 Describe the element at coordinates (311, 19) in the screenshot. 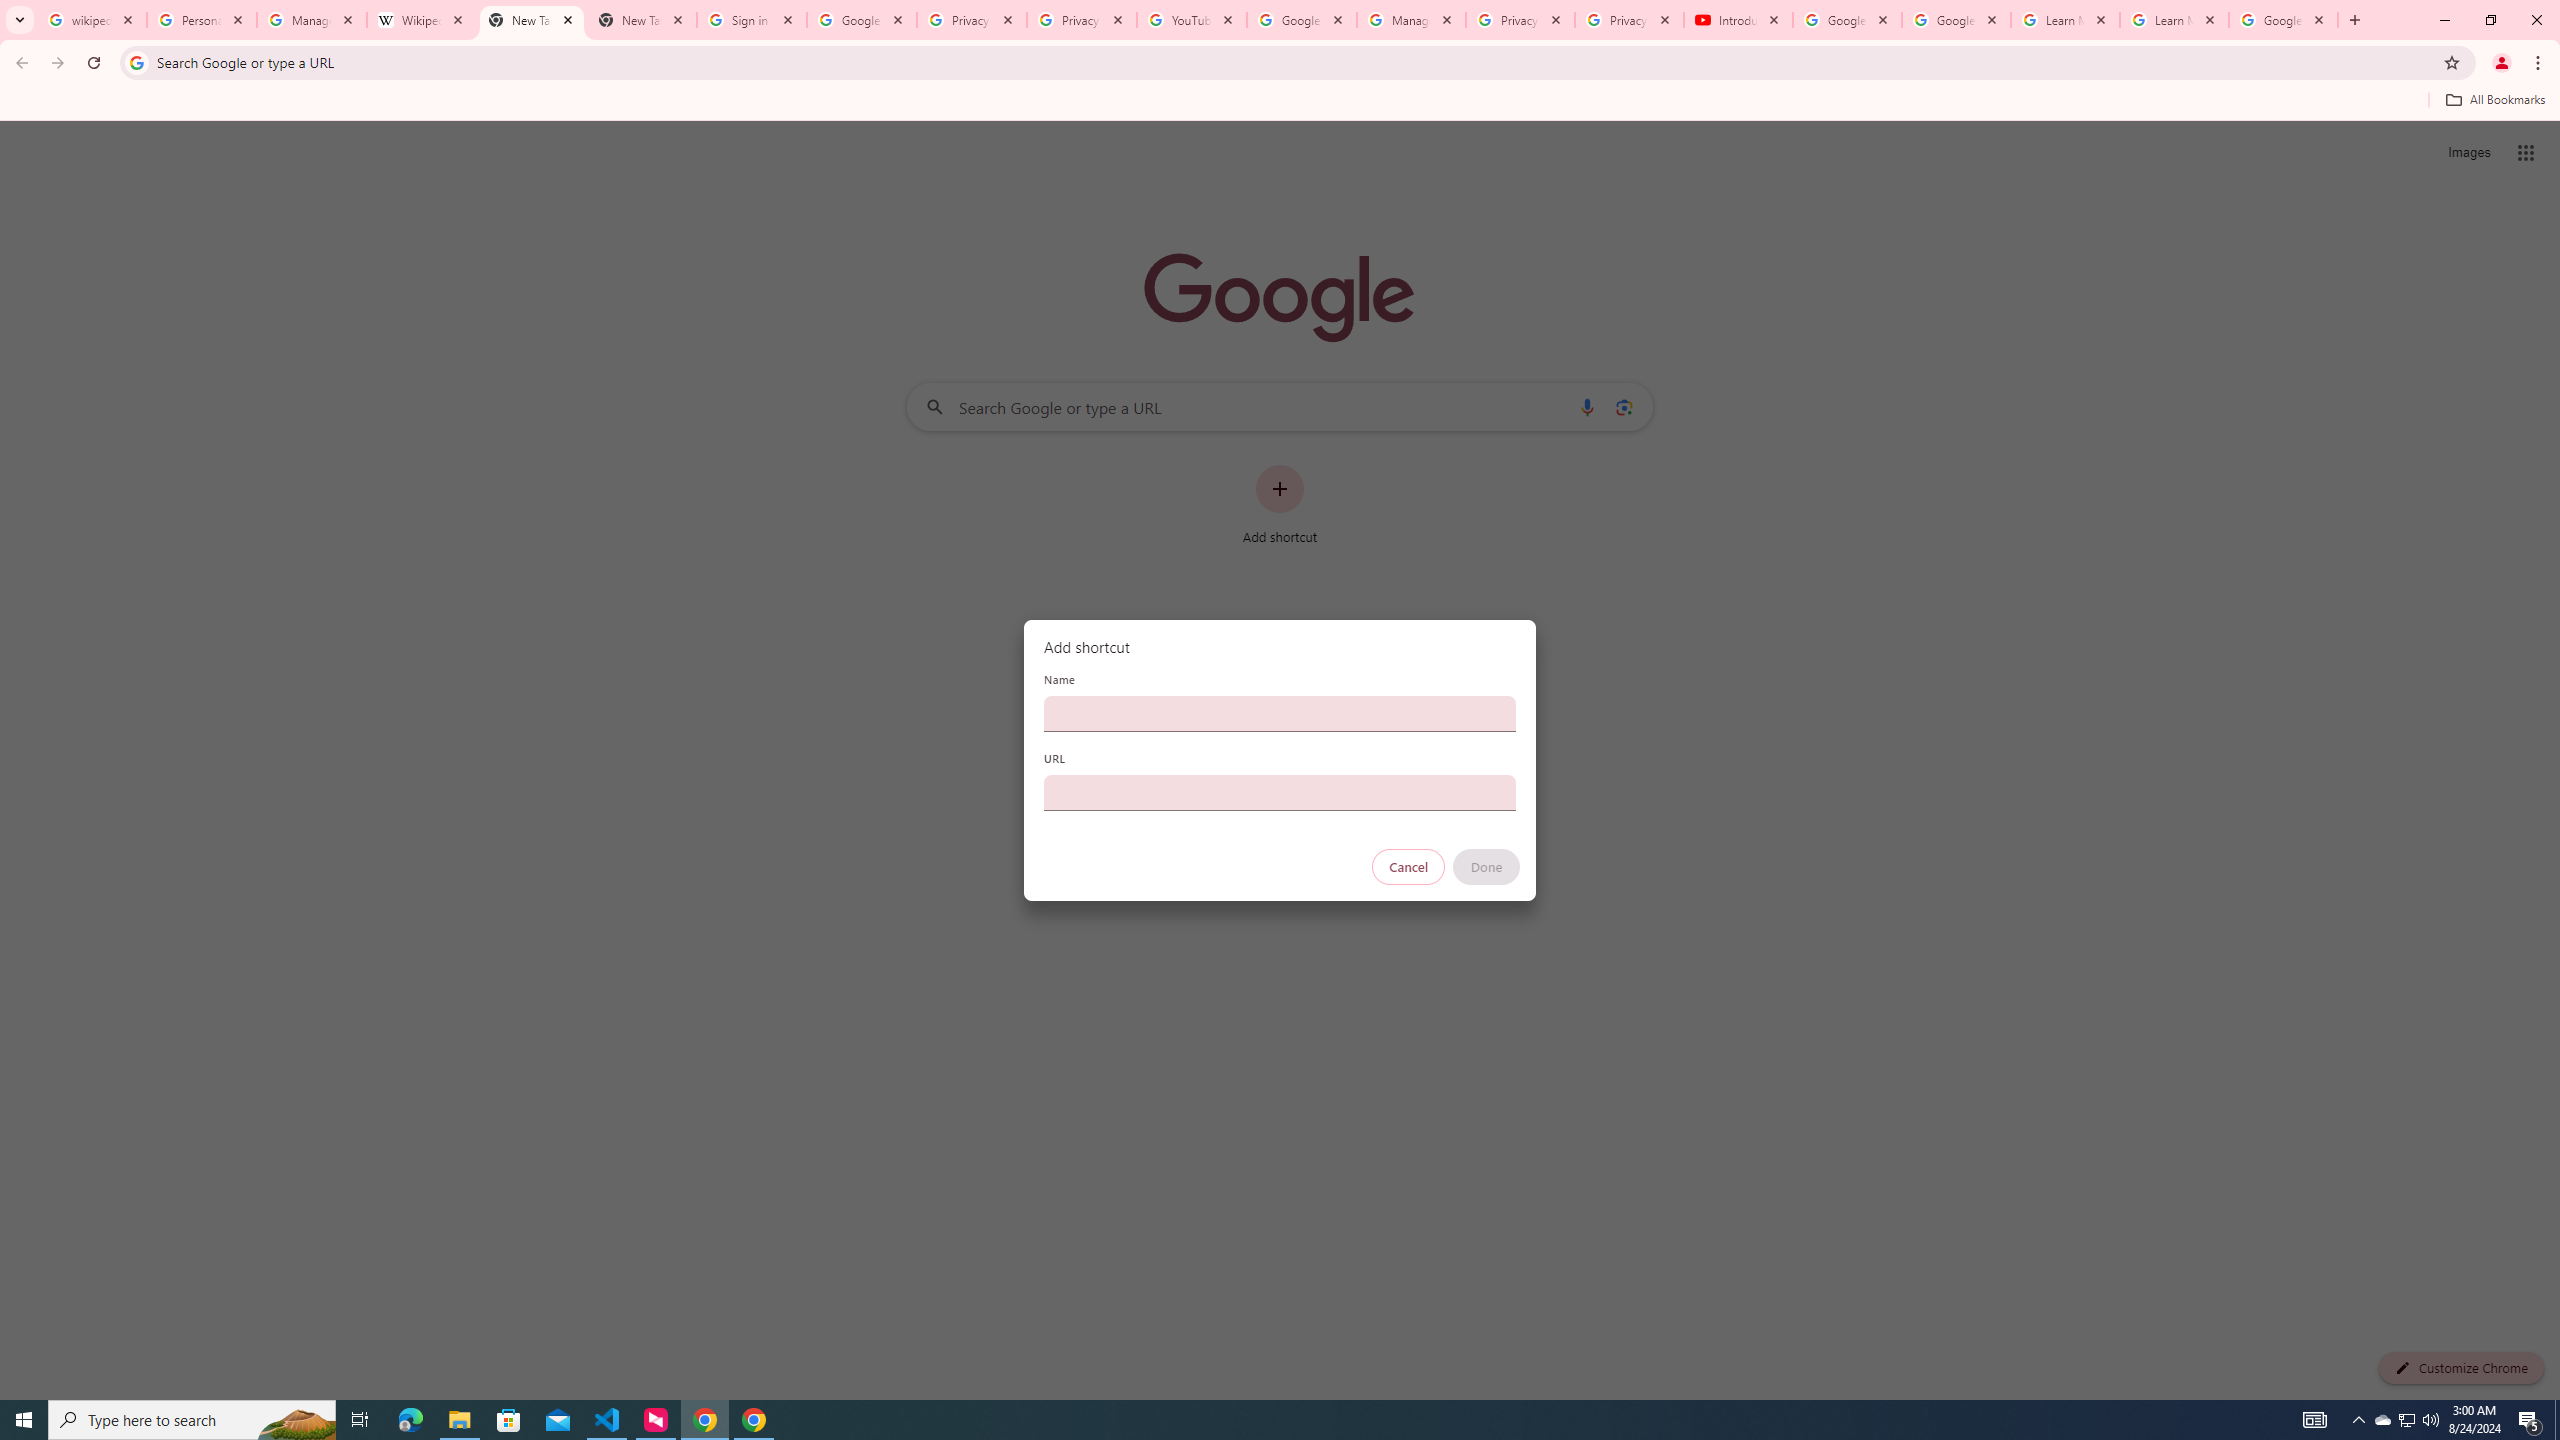

I see `'Manage your Location History - Google Search Help'` at that location.